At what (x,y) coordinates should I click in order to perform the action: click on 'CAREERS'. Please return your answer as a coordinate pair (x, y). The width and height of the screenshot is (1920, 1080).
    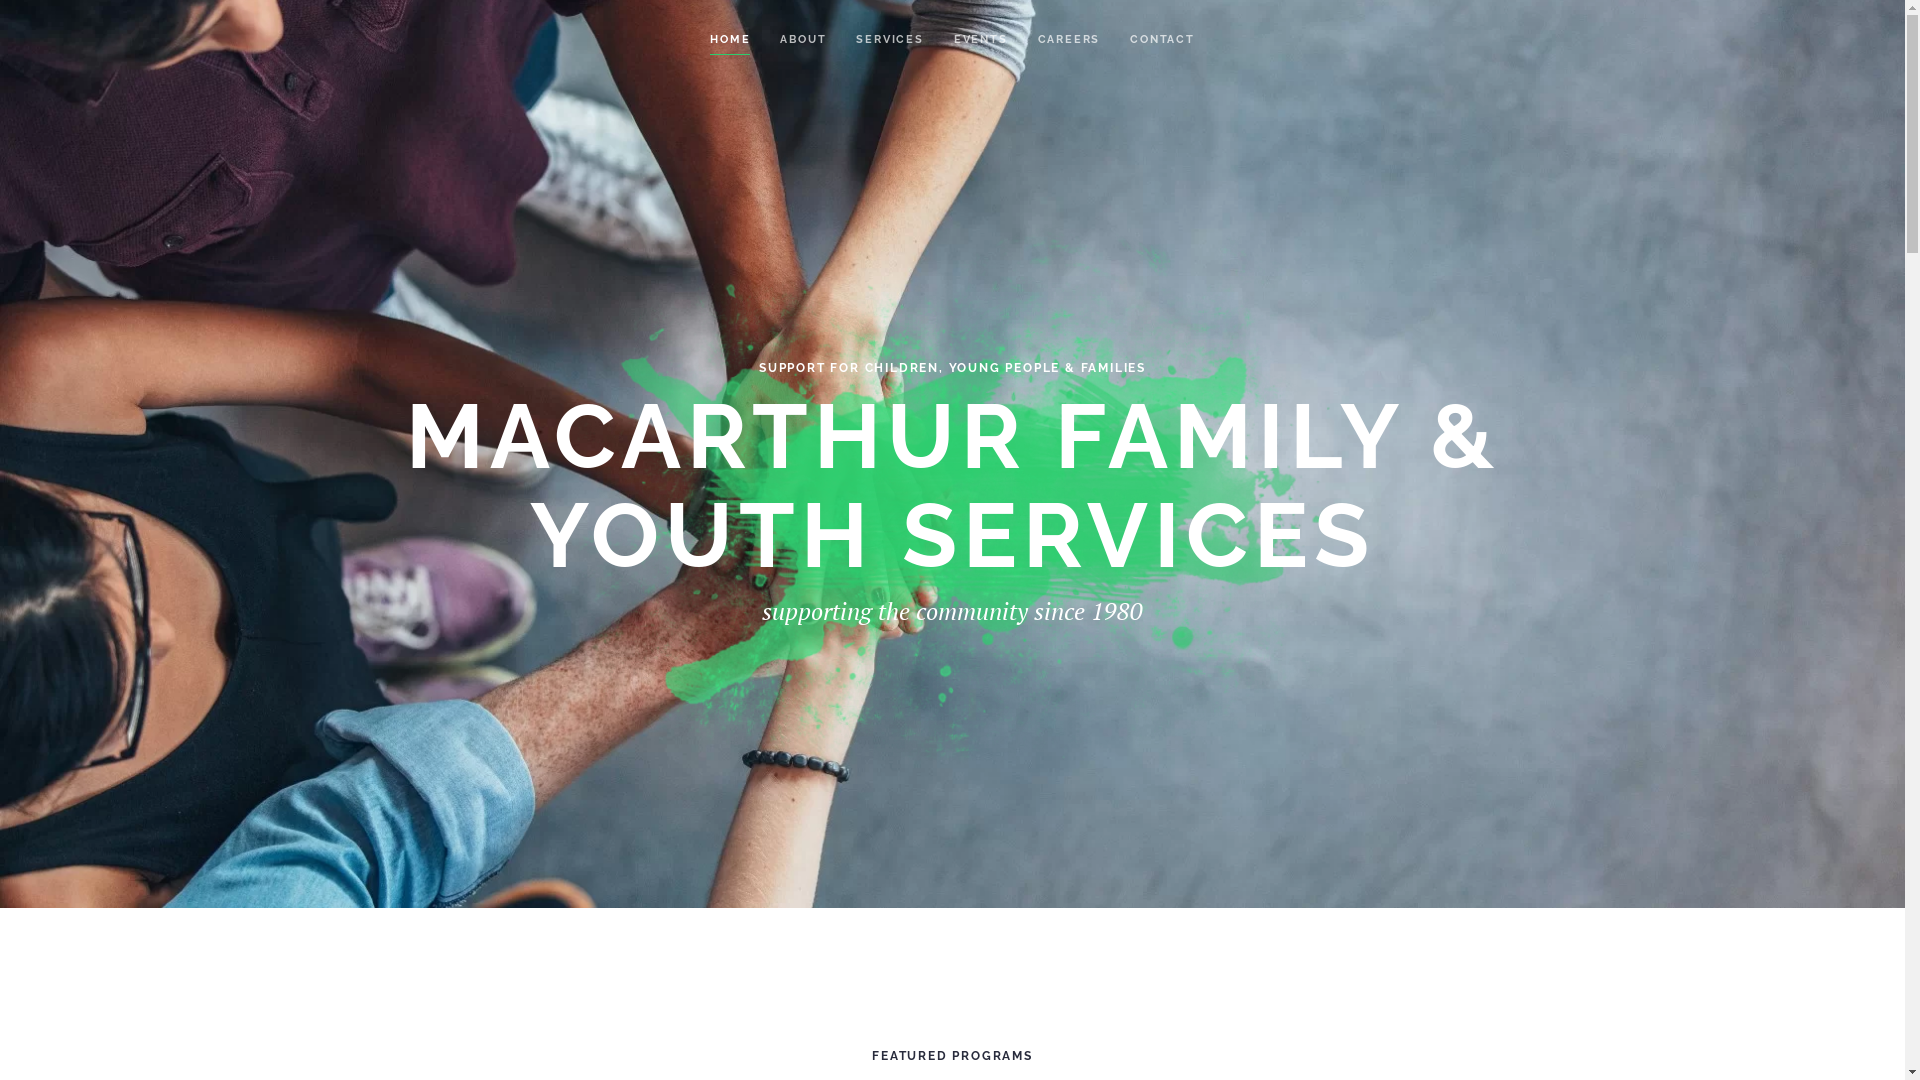
    Looking at the image, I should click on (1037, 39).